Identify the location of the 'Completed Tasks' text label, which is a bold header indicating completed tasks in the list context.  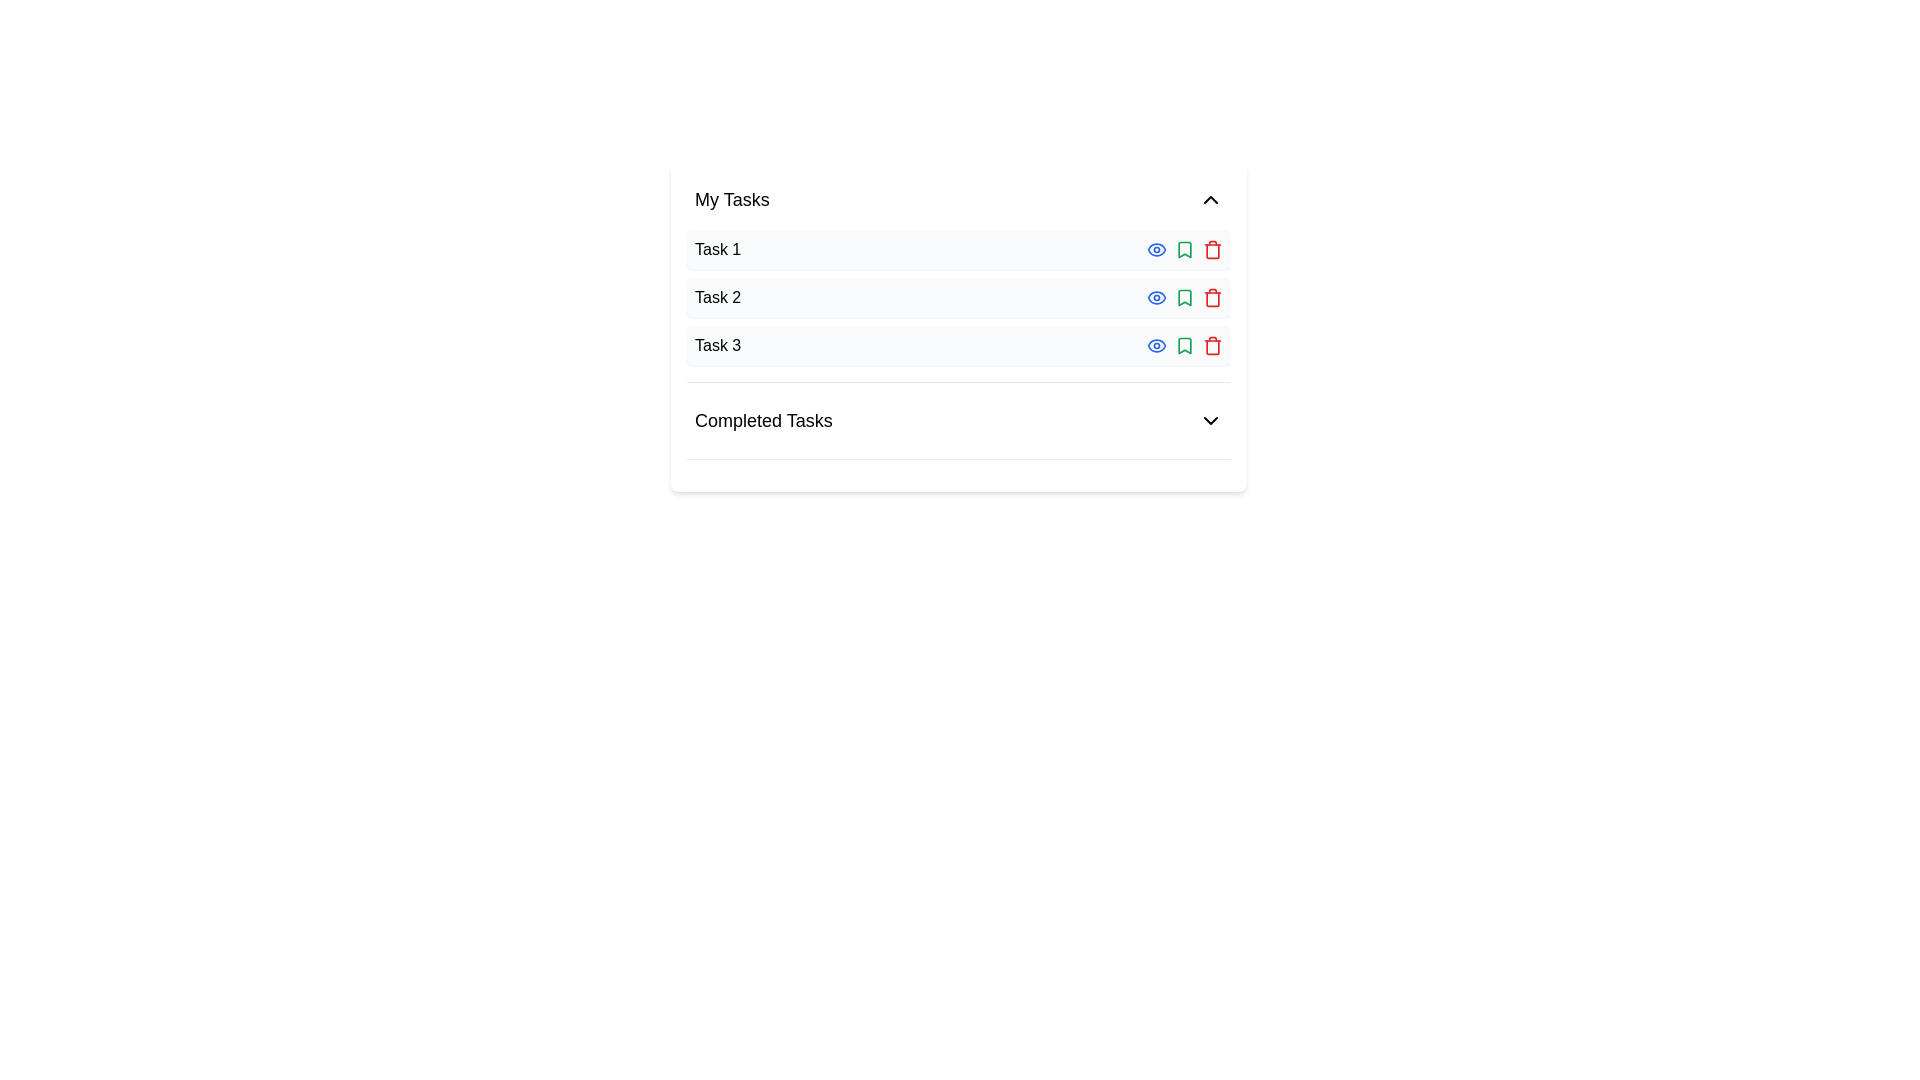
(762, 419).